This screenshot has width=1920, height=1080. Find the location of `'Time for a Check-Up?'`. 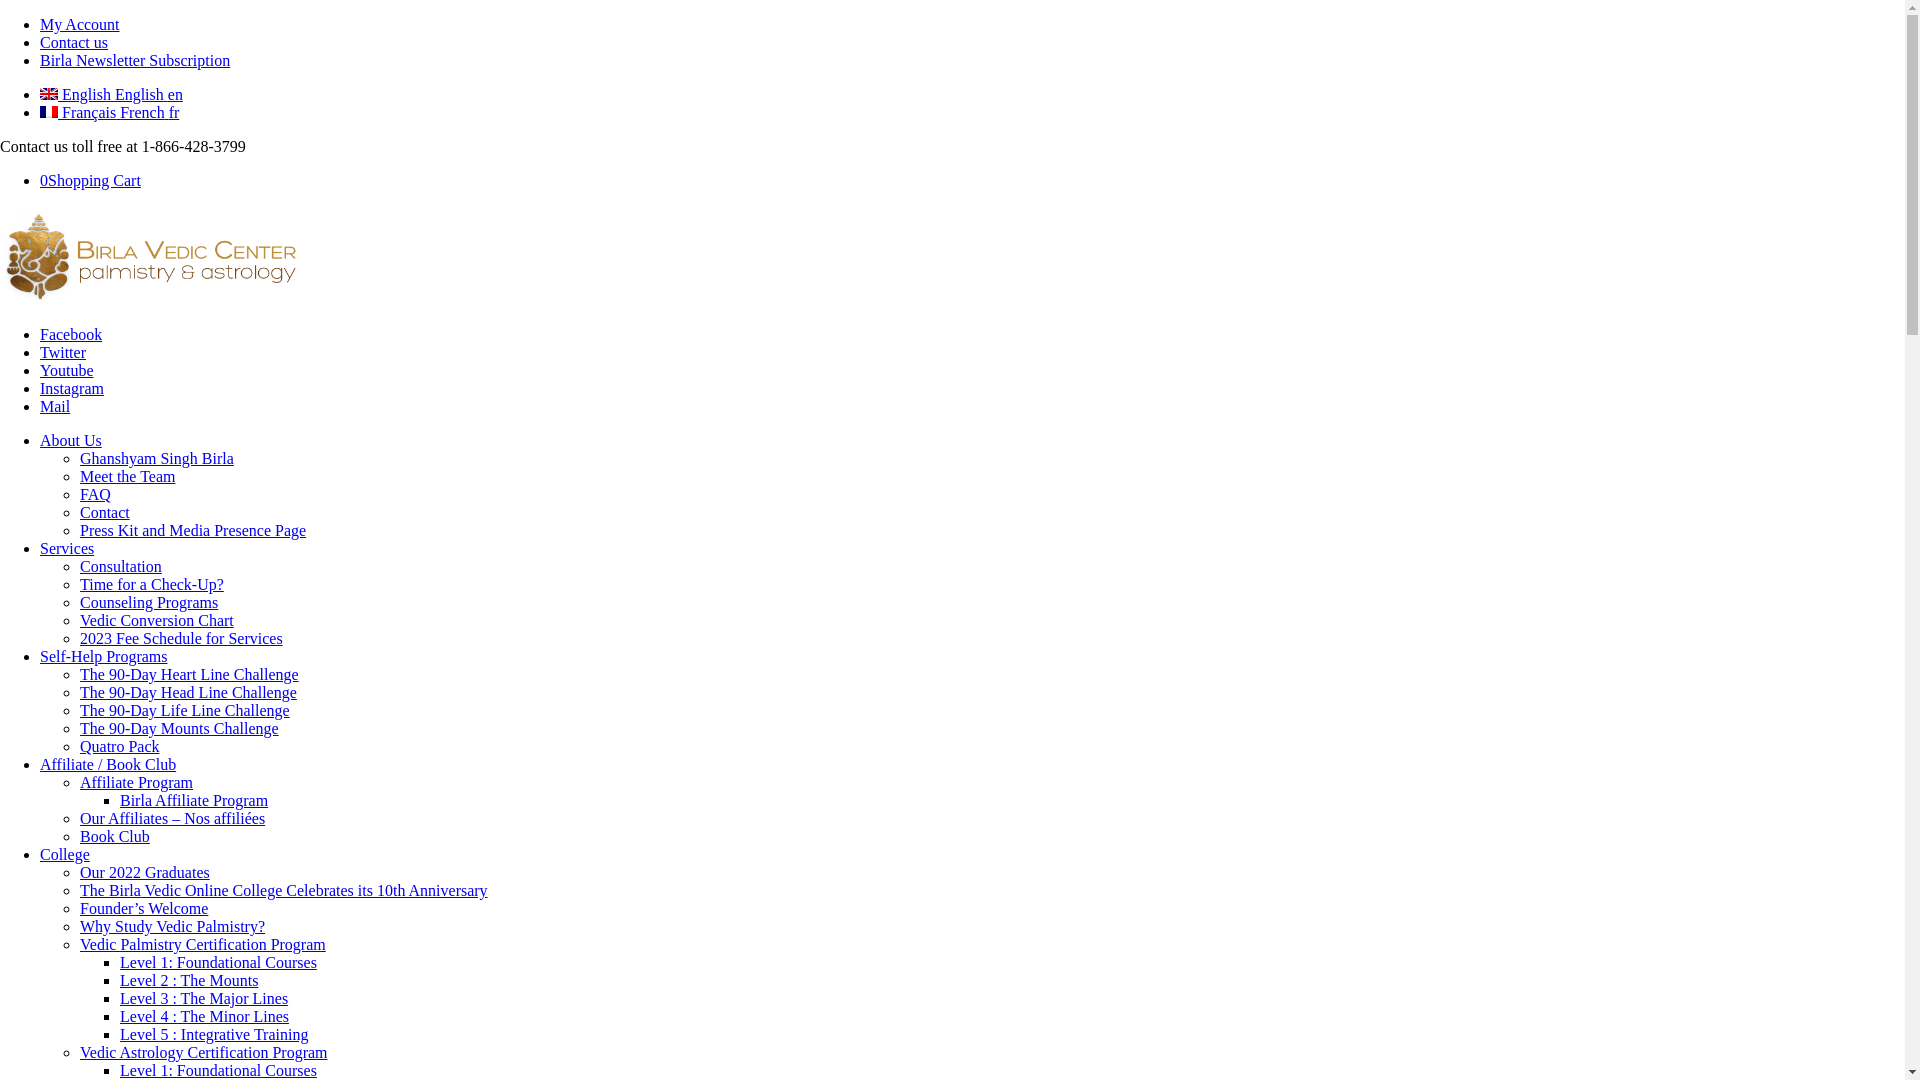

'Time for a Check-Up?' is located at coordinates (151, 584).